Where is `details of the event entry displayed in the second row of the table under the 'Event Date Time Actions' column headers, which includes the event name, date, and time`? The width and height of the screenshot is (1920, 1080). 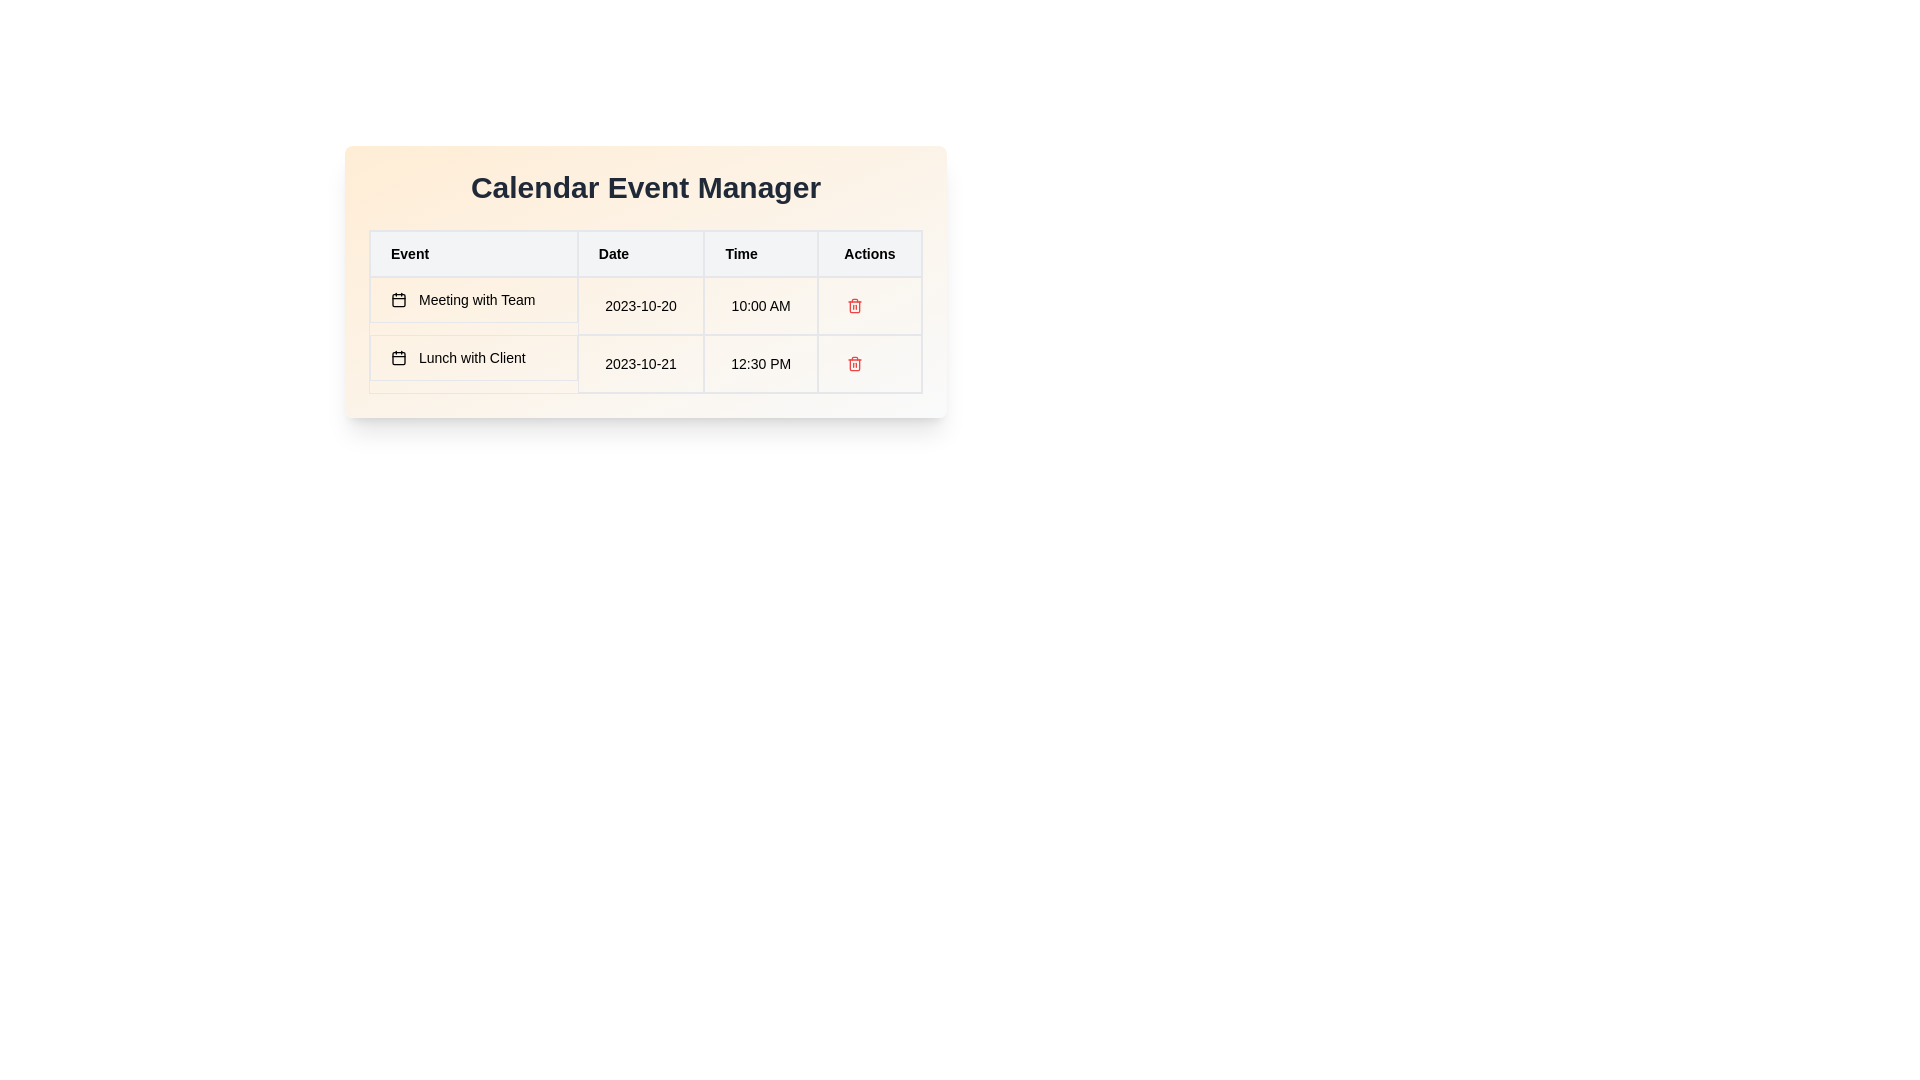
details of the event entry displayed in the second row of the table under the 'Event Date Time Actions' column headers, which includes the event name, date, and time is located at coordinates (646, 334).